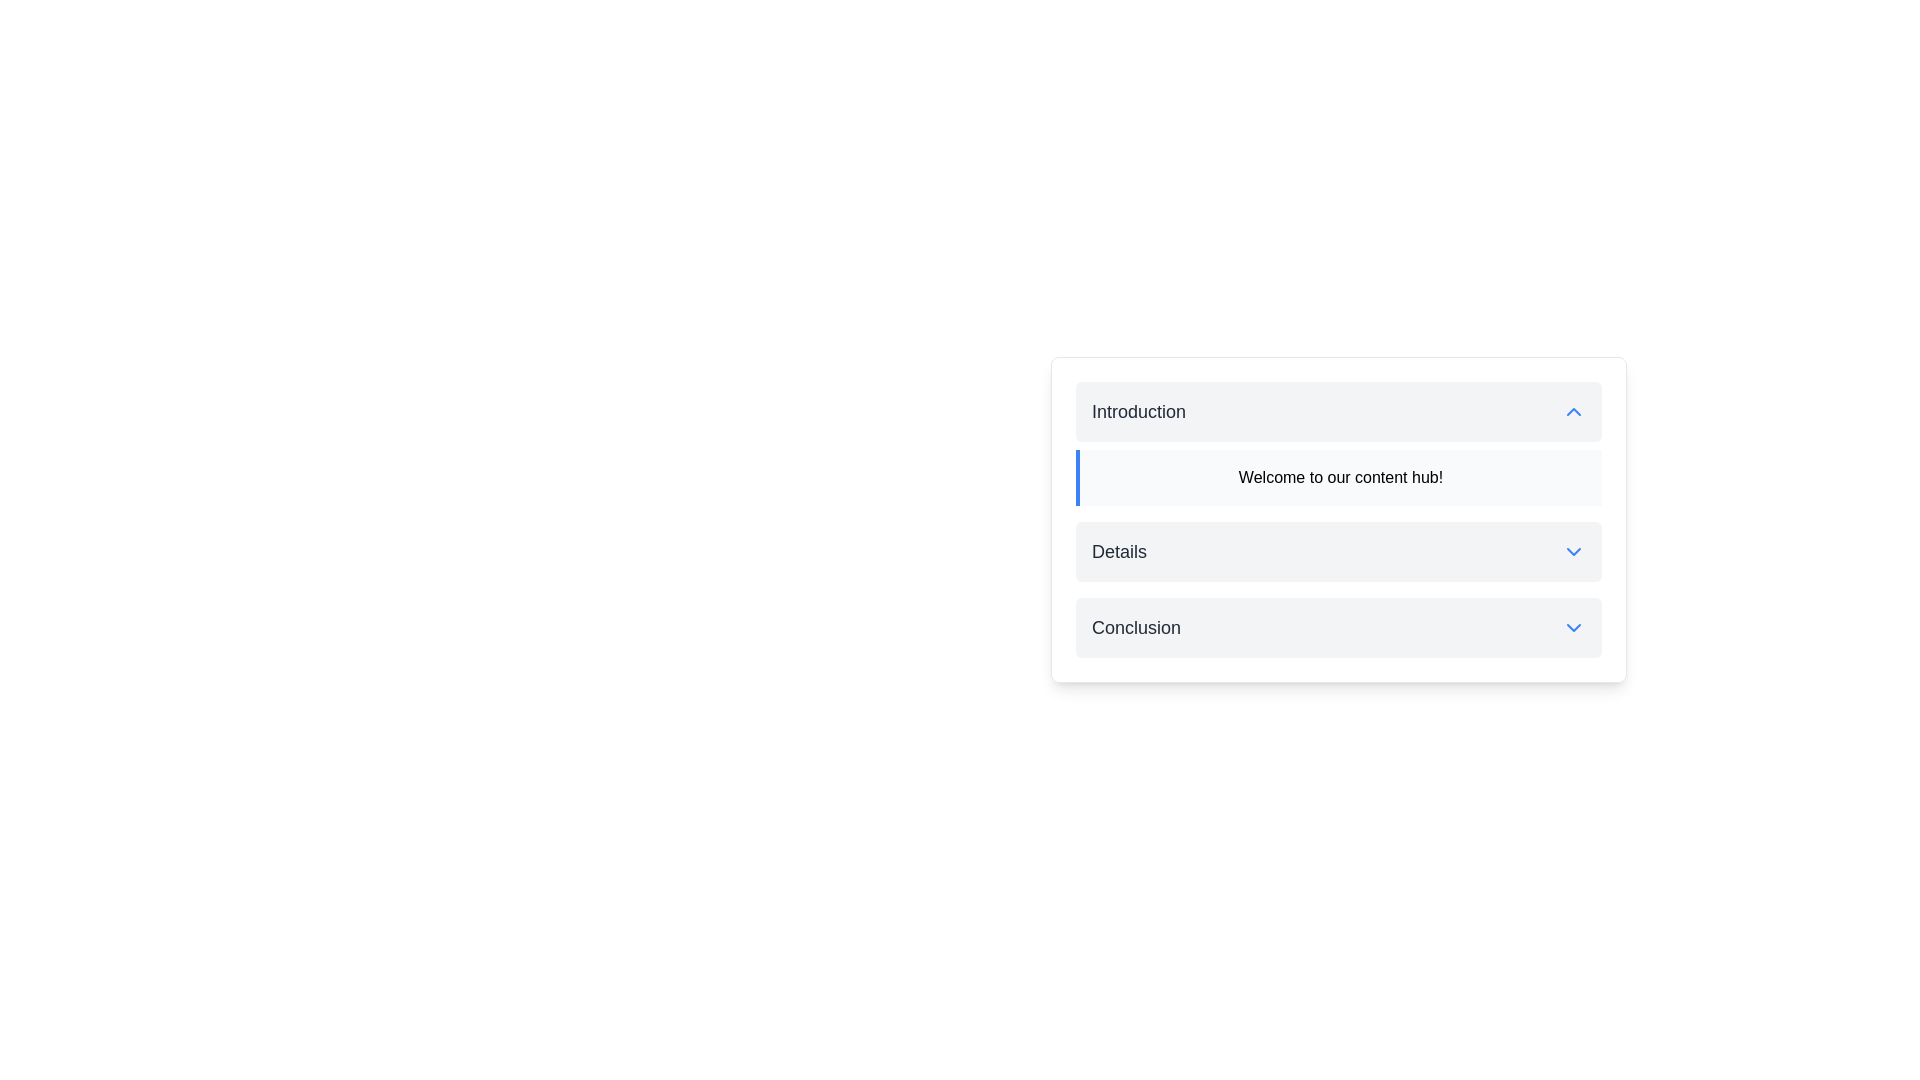  I want to click on the static text content element located at the top of the introduction section of the accordion component, which serves as a welcoming note to the user, so click(1340, 478).